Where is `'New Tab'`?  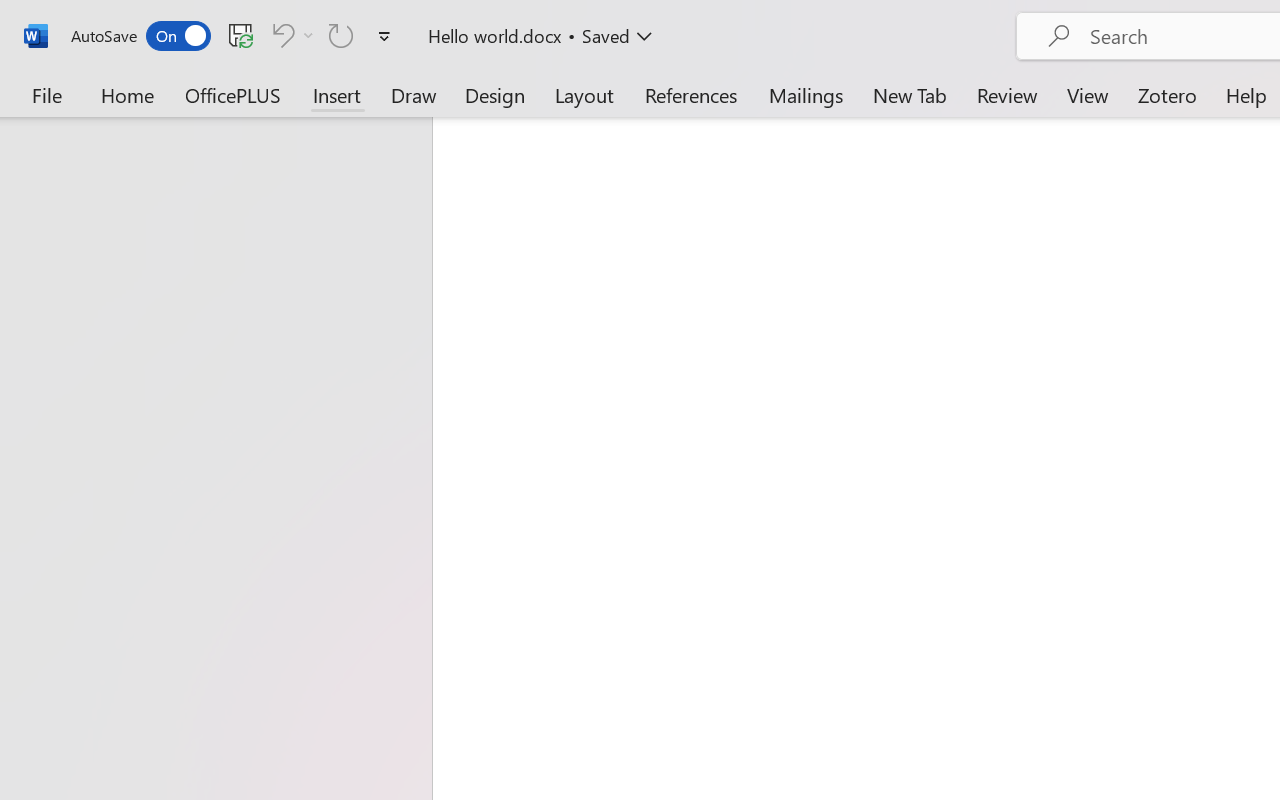
'New Tab' is located at coordinates (909, 94).